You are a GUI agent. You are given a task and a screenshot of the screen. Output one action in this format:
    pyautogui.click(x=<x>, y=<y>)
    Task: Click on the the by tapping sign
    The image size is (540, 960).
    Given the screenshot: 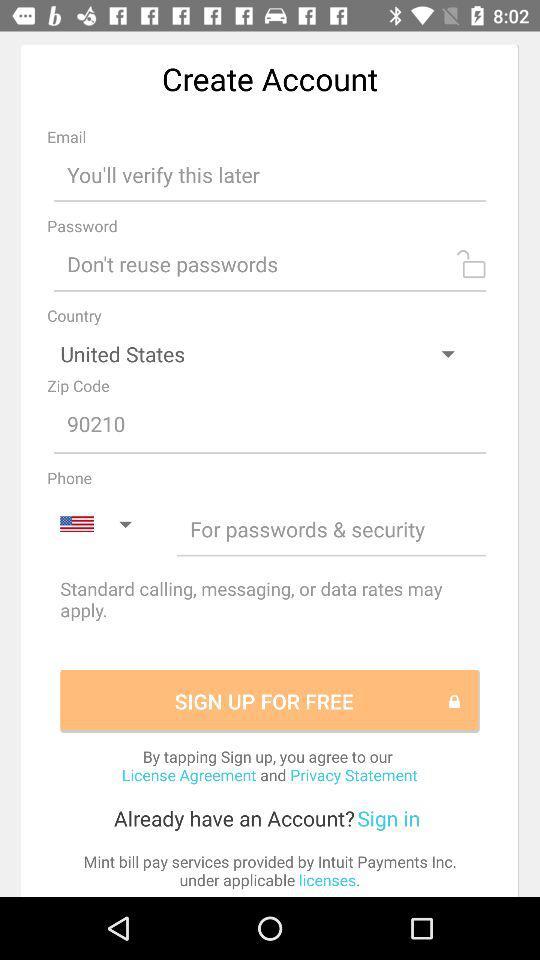 What is the action you would take?
    pyautogui.click(x=269, y=764)
    